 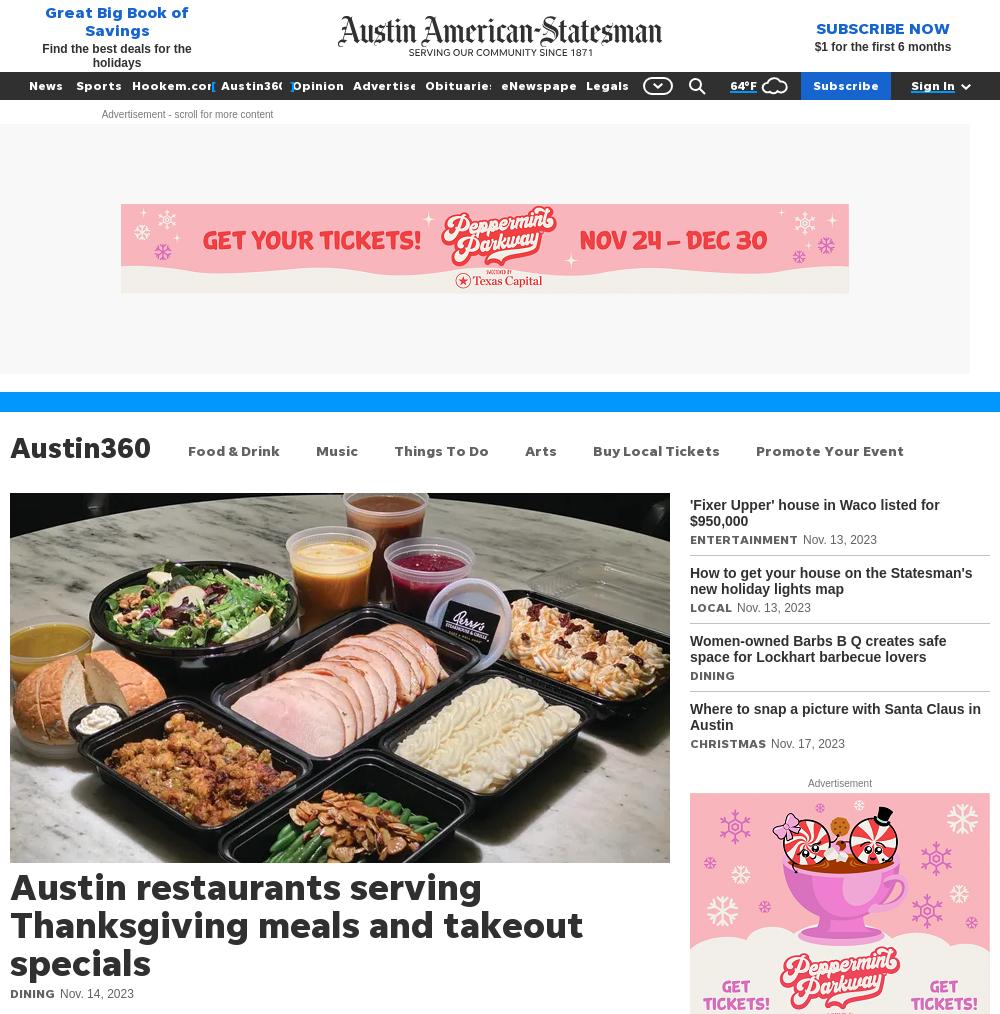 What do you see at coordinates (297, 922) in the screenshot?
I see `'Austin restaurants serving Thanksgiving meals and takeout specials'` at bounding box center [297, 922].